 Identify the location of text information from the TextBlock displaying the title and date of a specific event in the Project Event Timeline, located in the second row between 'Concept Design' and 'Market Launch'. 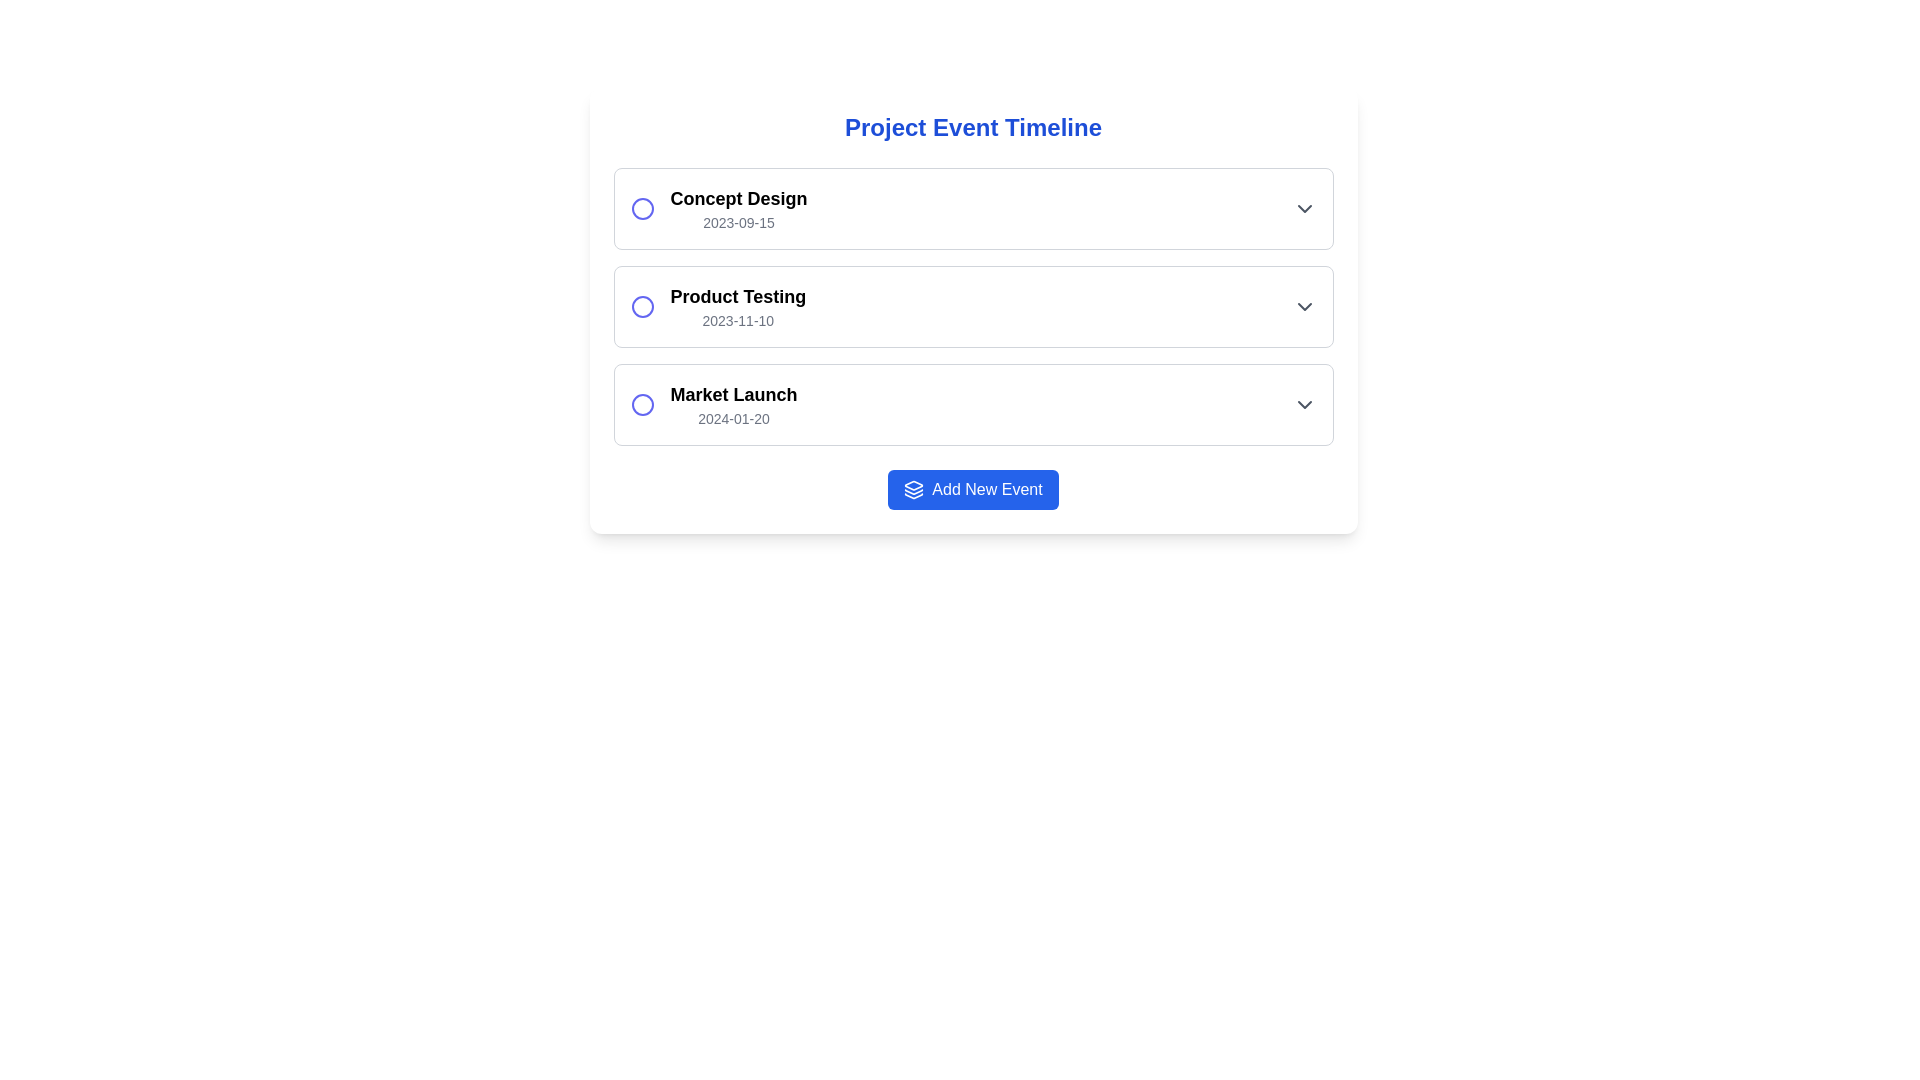
(737, 307).